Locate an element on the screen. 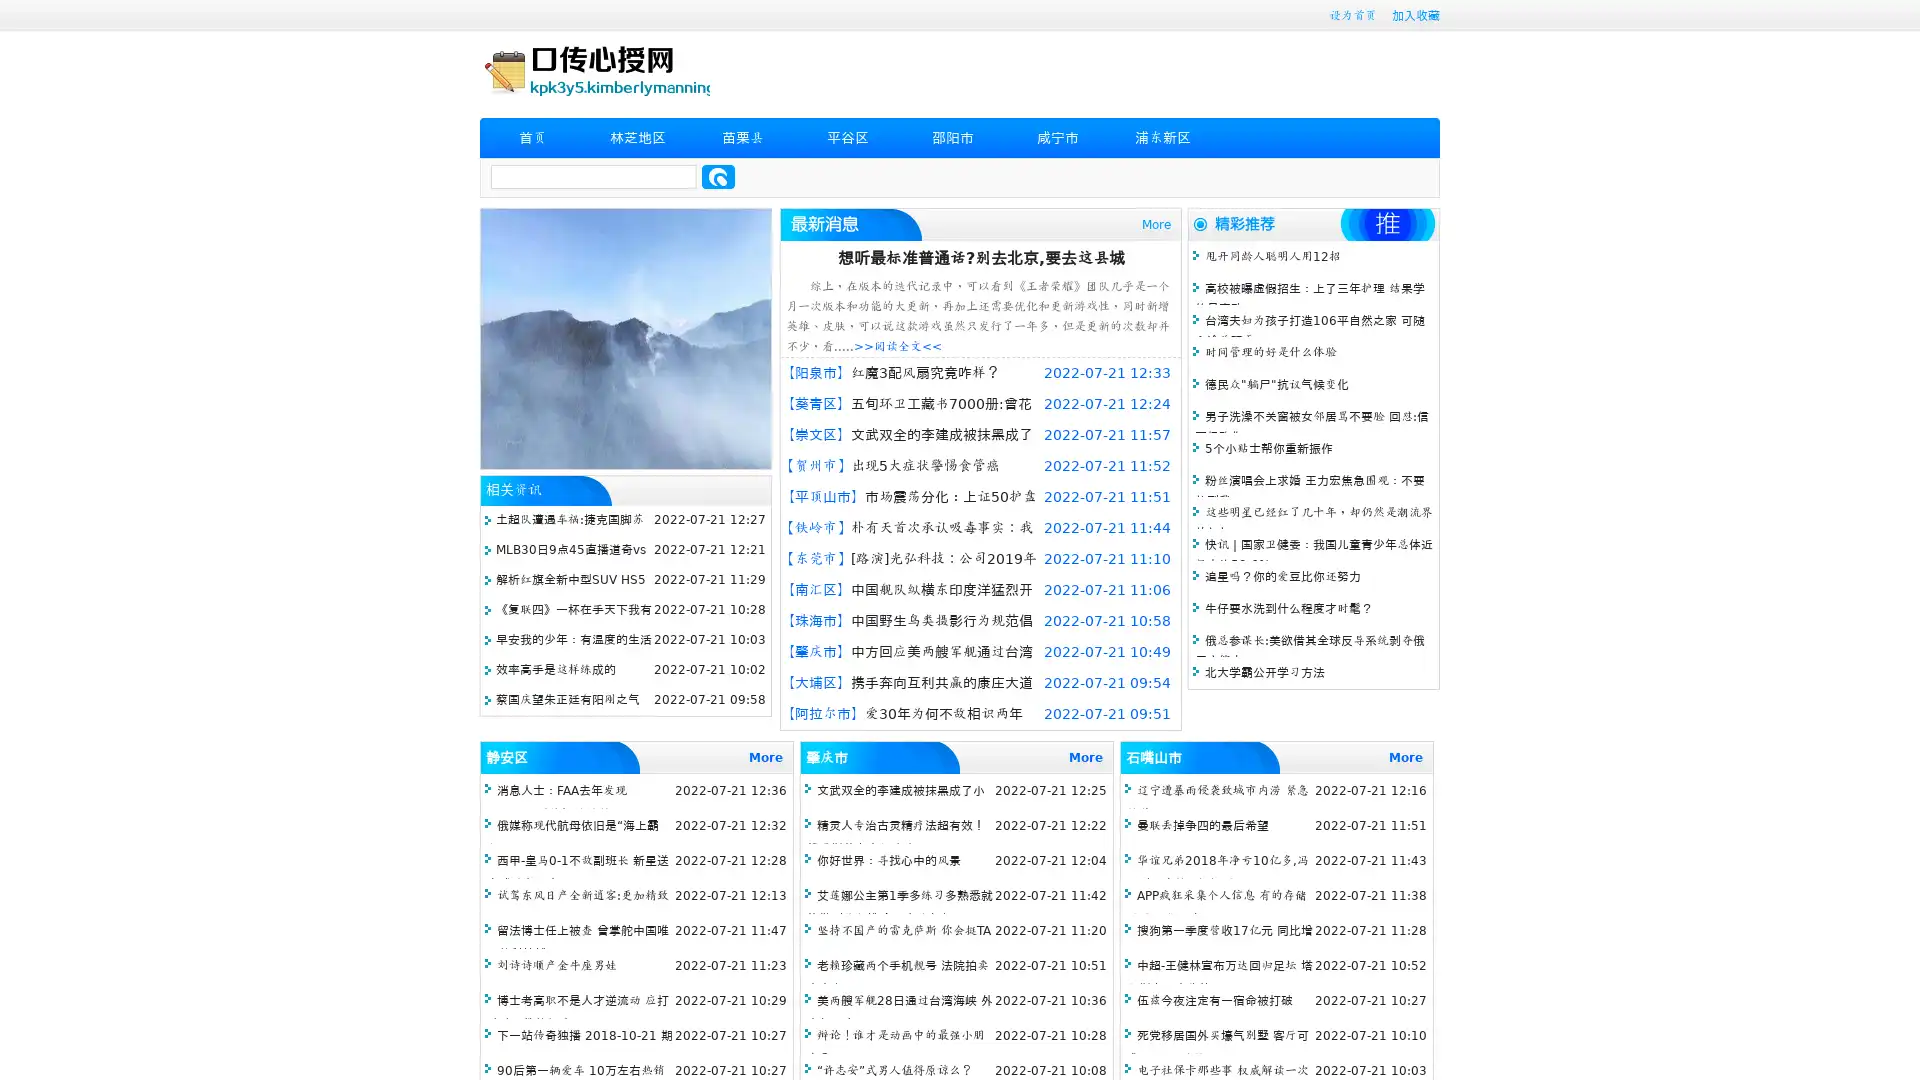 The width and height of the screenshot is (1920, 1080). Search is located at coordinates (718, 176).